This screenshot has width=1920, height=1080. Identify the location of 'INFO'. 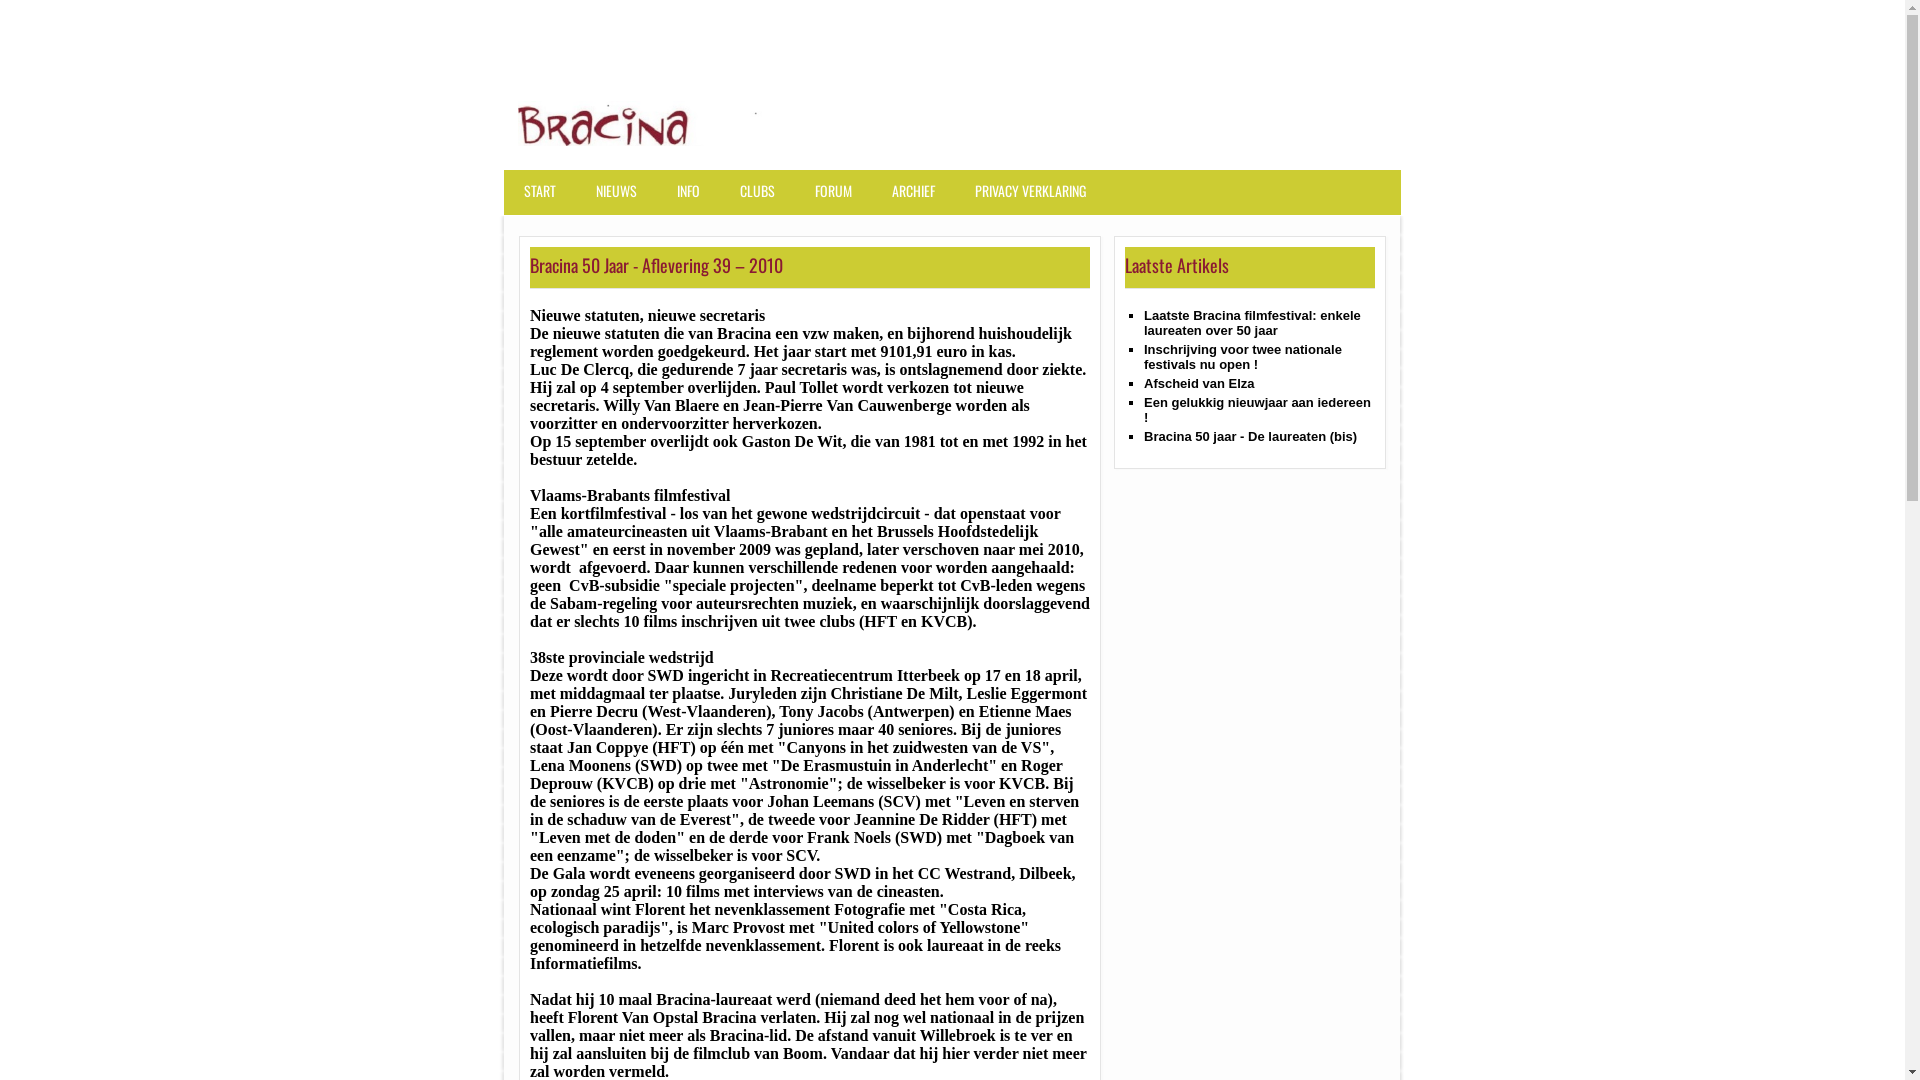
(693, 200).